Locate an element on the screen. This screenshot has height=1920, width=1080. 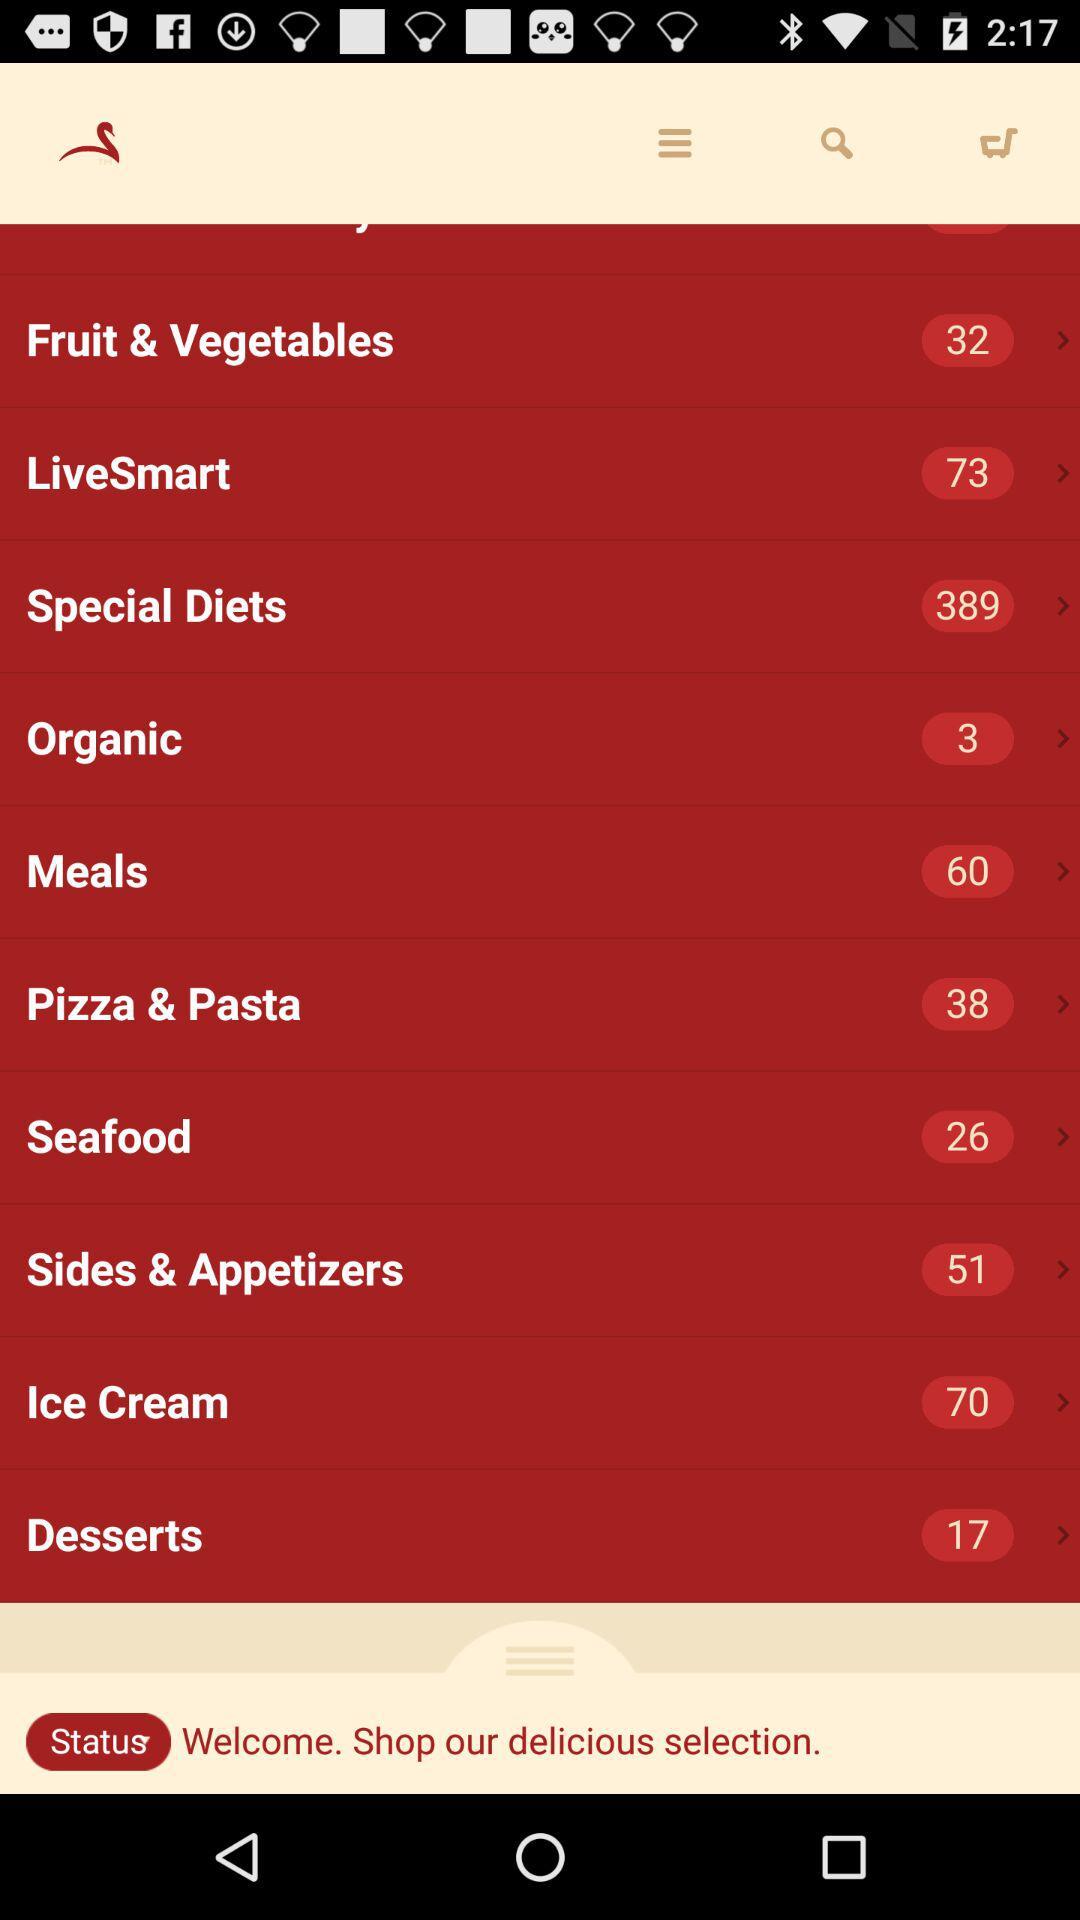
17 item is located at coordinates (966, 1534).